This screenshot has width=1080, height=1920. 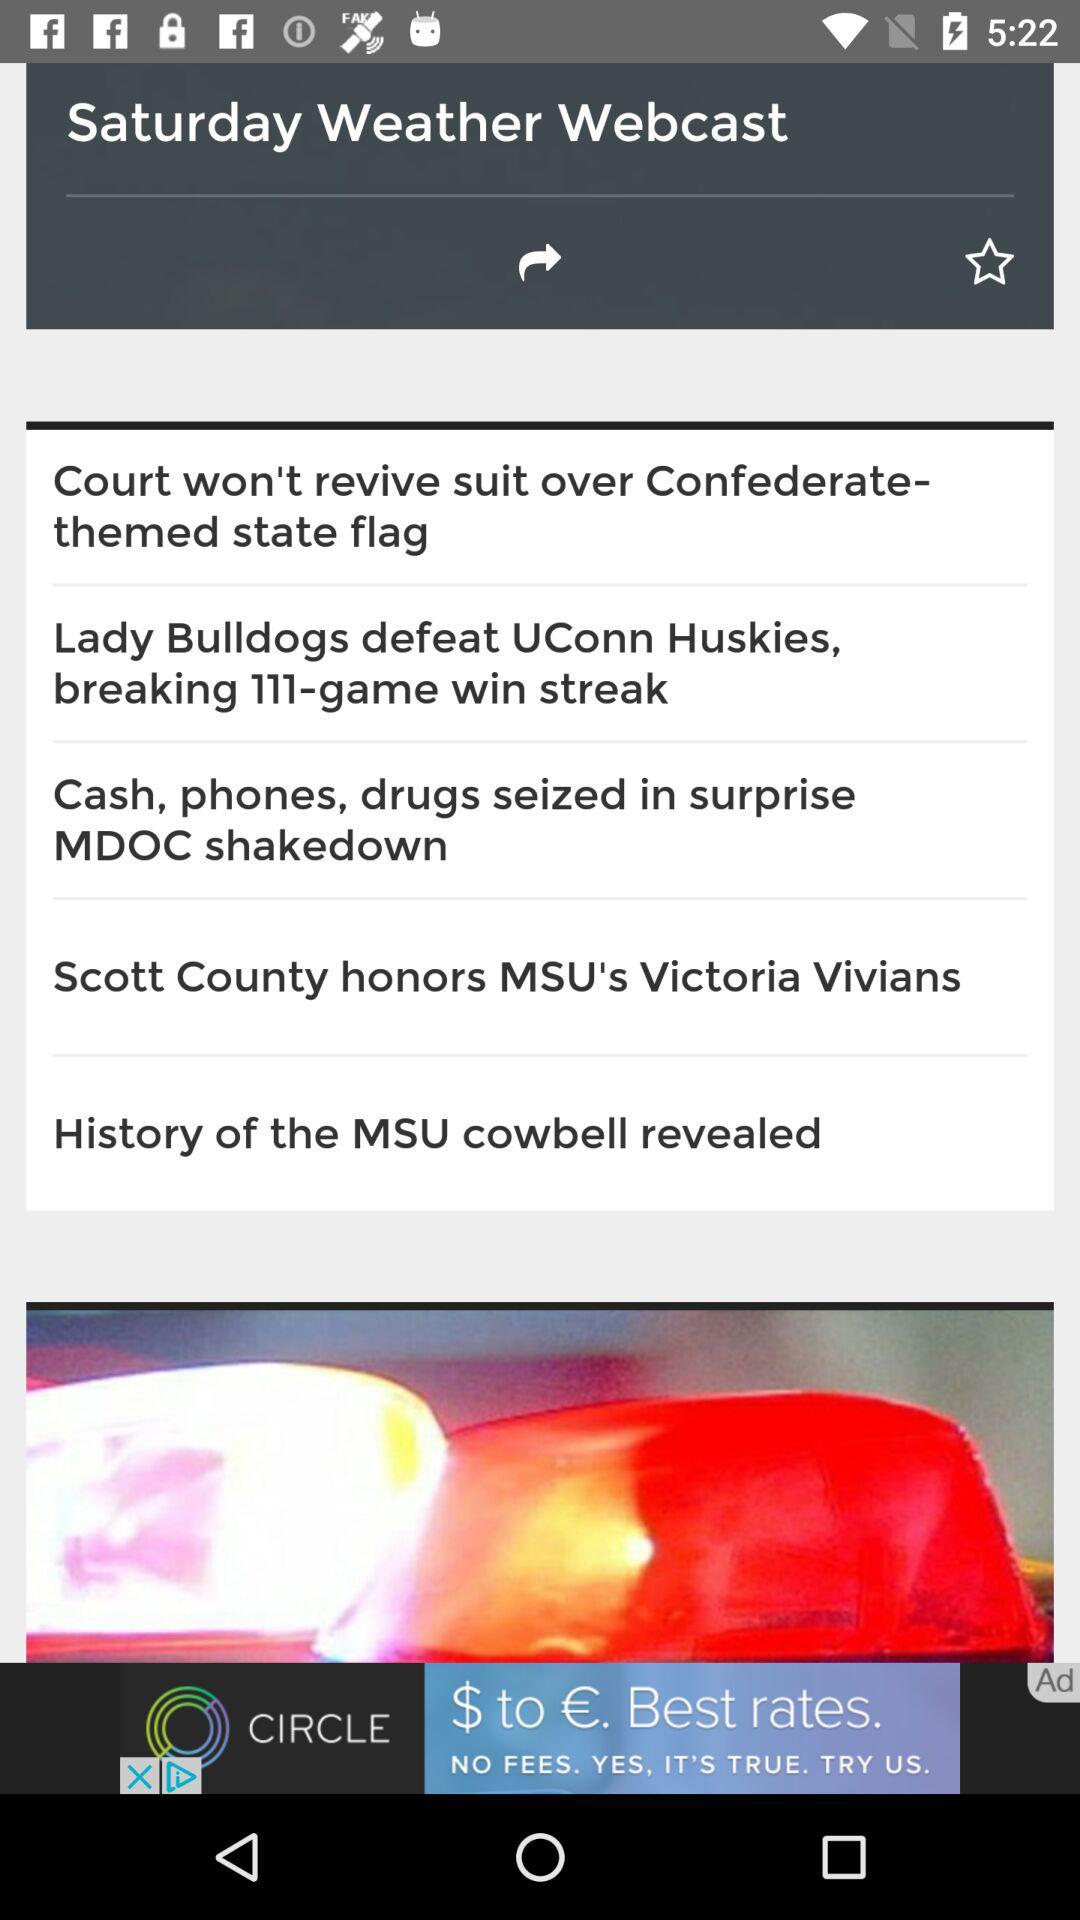 What do you see at coordinates (540, 1727) in the screenshot?
I see `click advertisement` at bounding box center [540, 1727].